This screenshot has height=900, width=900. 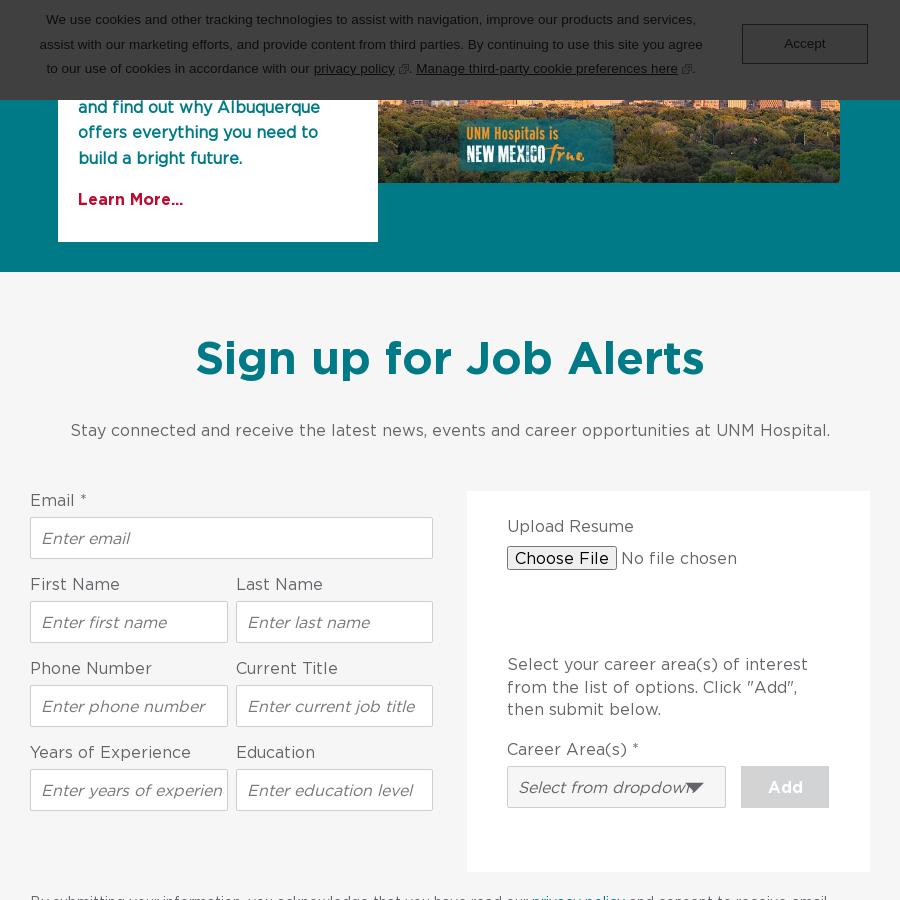 What do you see at coordinates (370, 42) in the screenshot?
I see `'We use cookies and other tracking technologies to assist with navigation, improve our products and services, assist with our marketing efforts, and provide content from third parties. By continuing to use this site you agree to our use of cookies in accordance with our'` at bounding box center [370, 42].